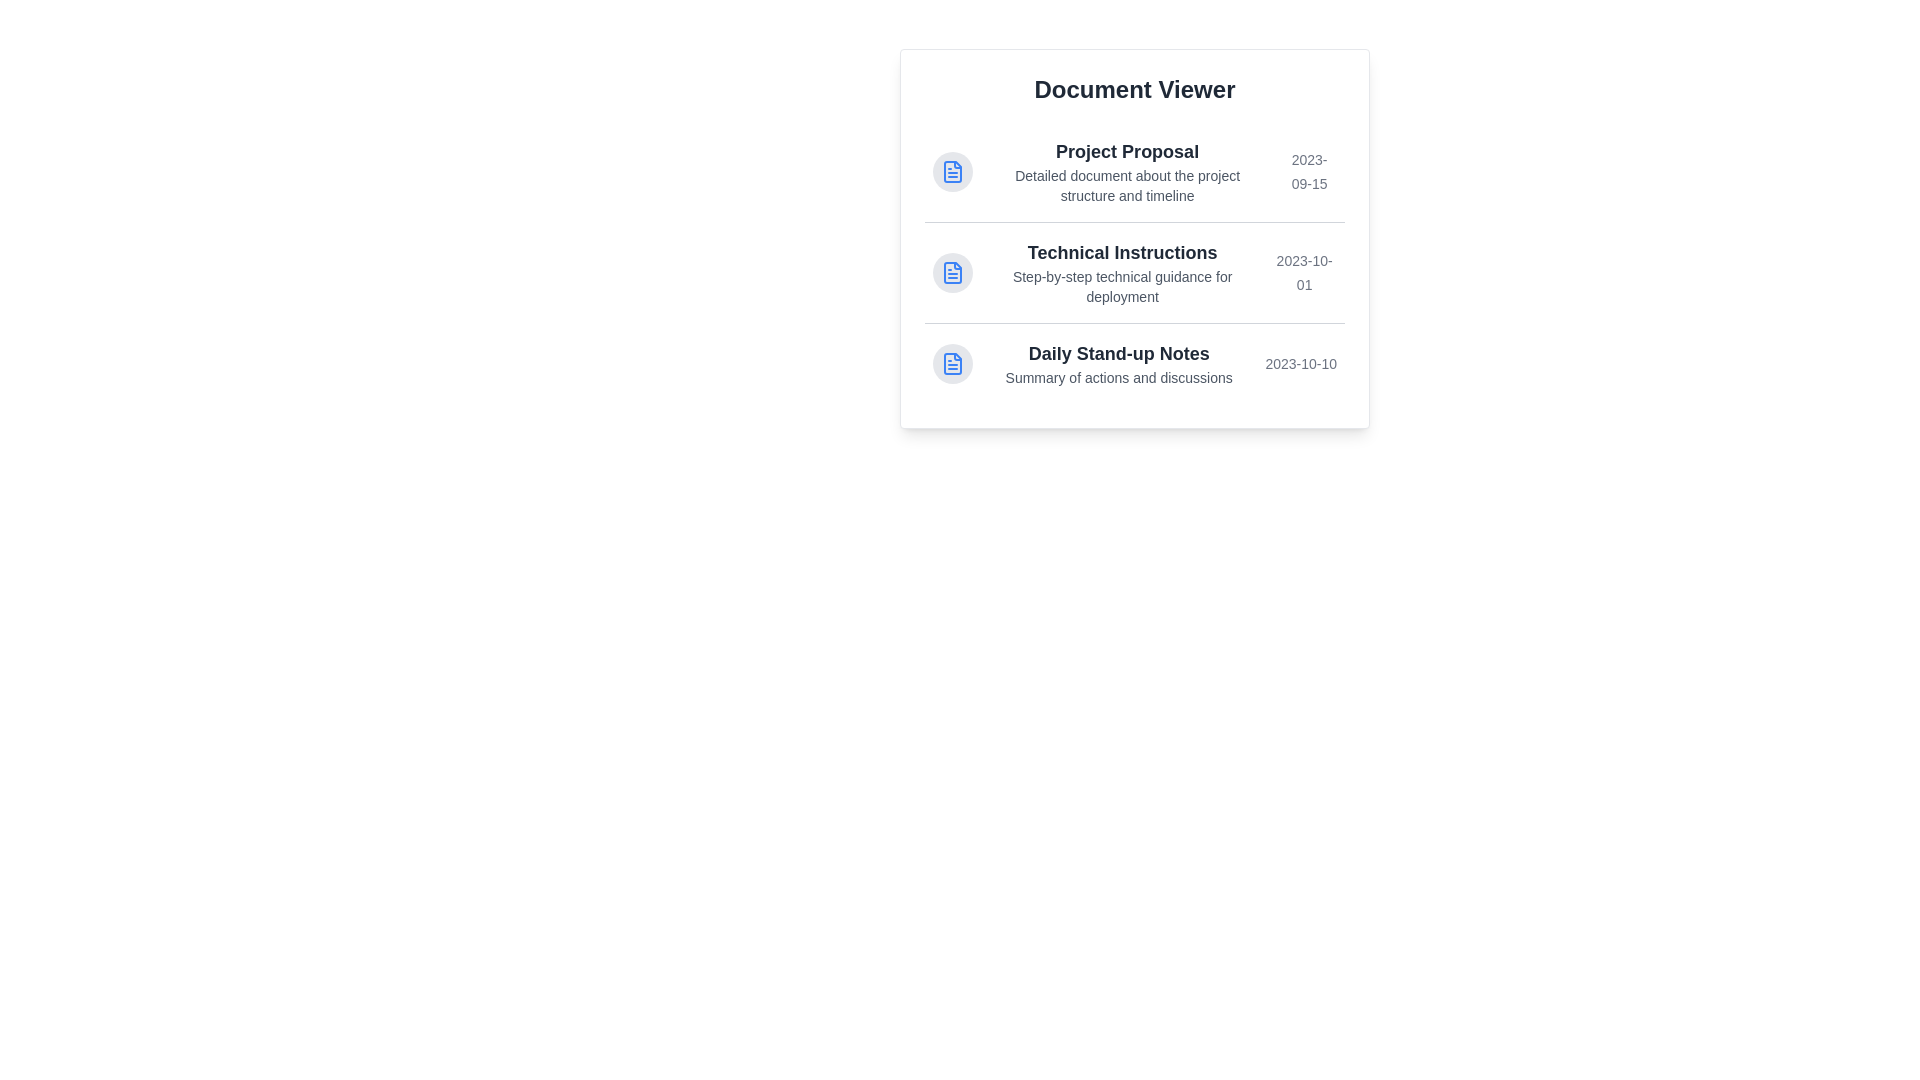 Image resolution: width=1920 pixels, height=1080 pixels. I want to click on the document titled Technical Instructions, so click(1134, 272).